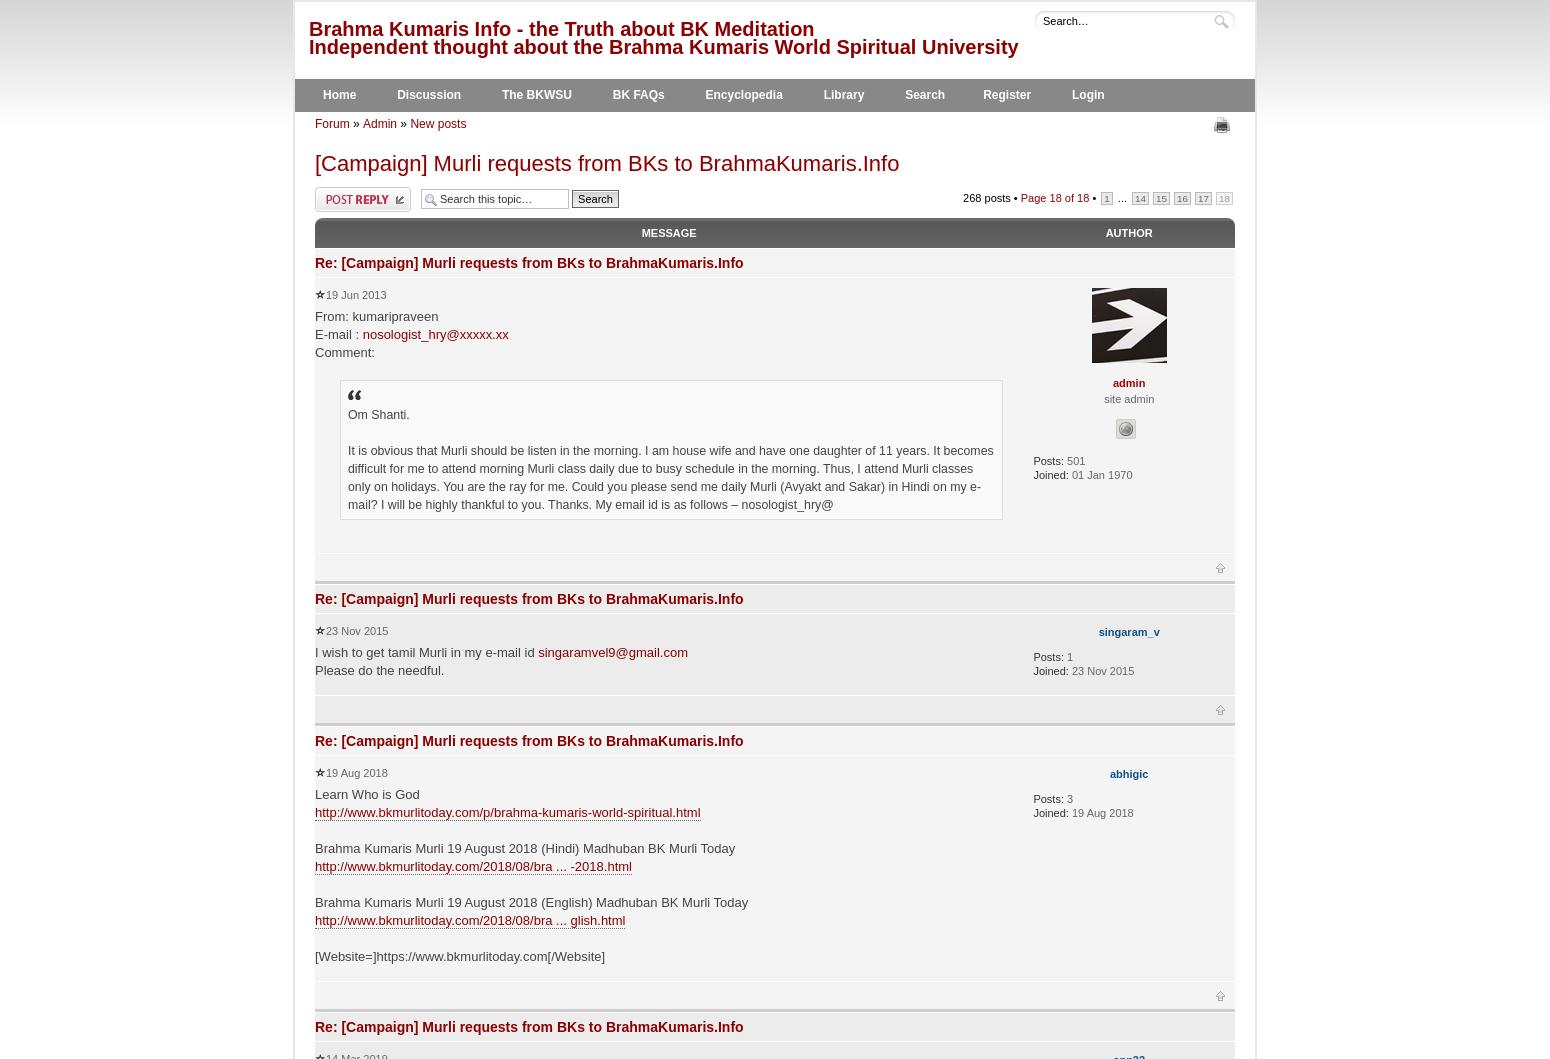  I want to click on 'Comment:', so click(343, 350).